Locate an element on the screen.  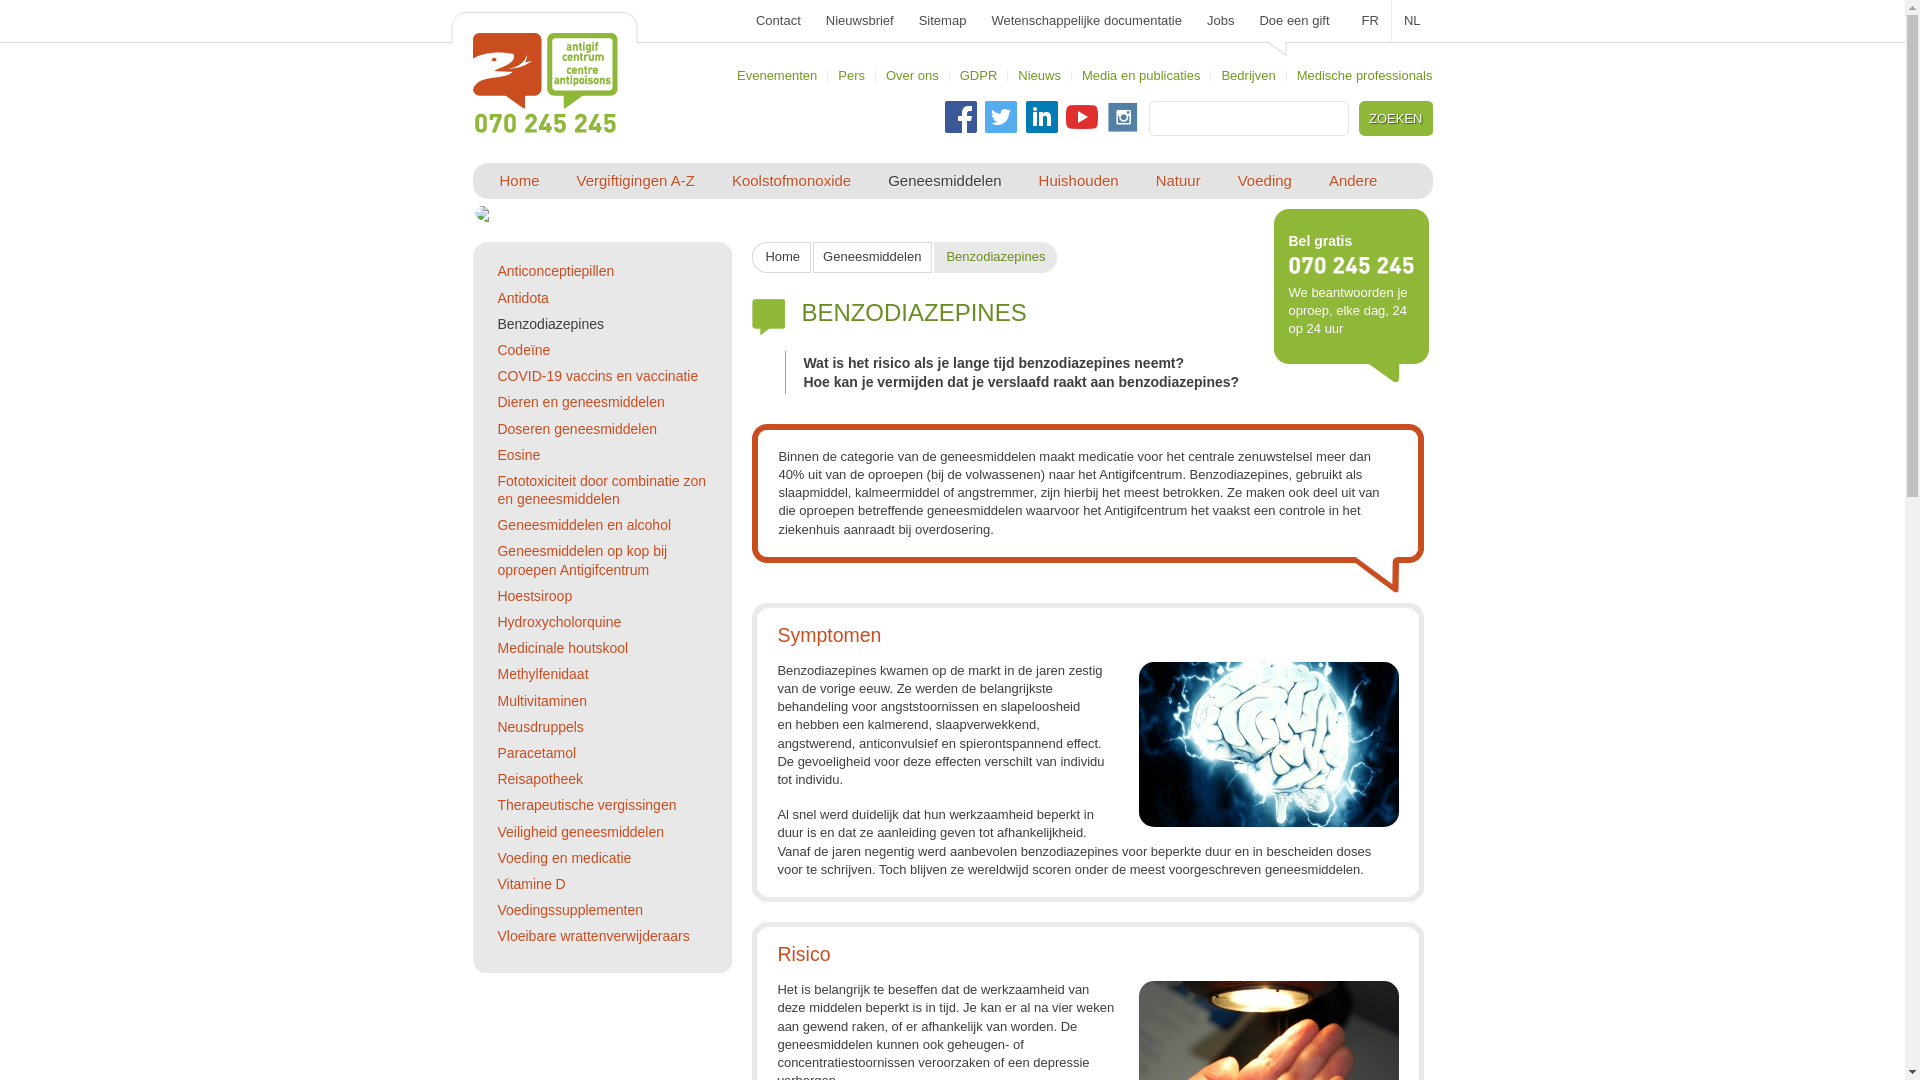
'Nieuws' is located at coordinates (1039, 74).